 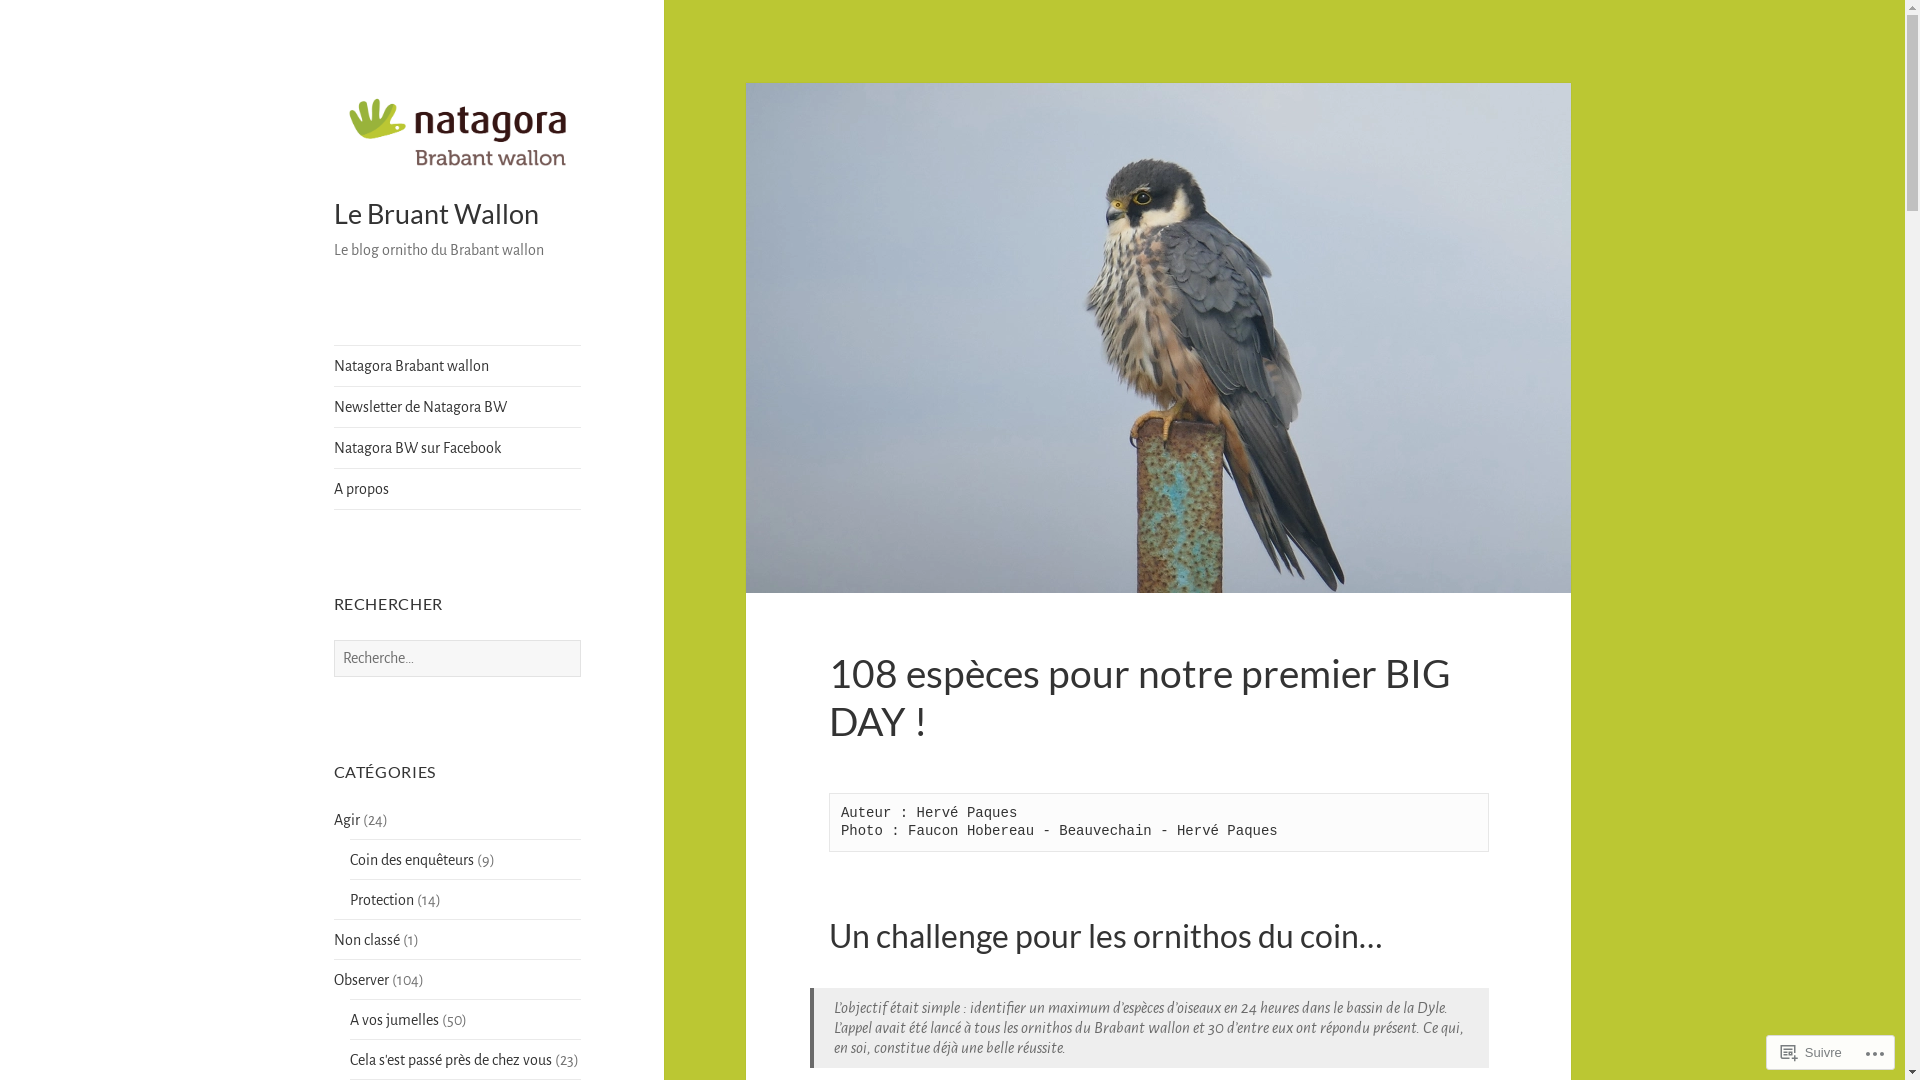 I want to click on 'Protection', so click(x=382, y=898).